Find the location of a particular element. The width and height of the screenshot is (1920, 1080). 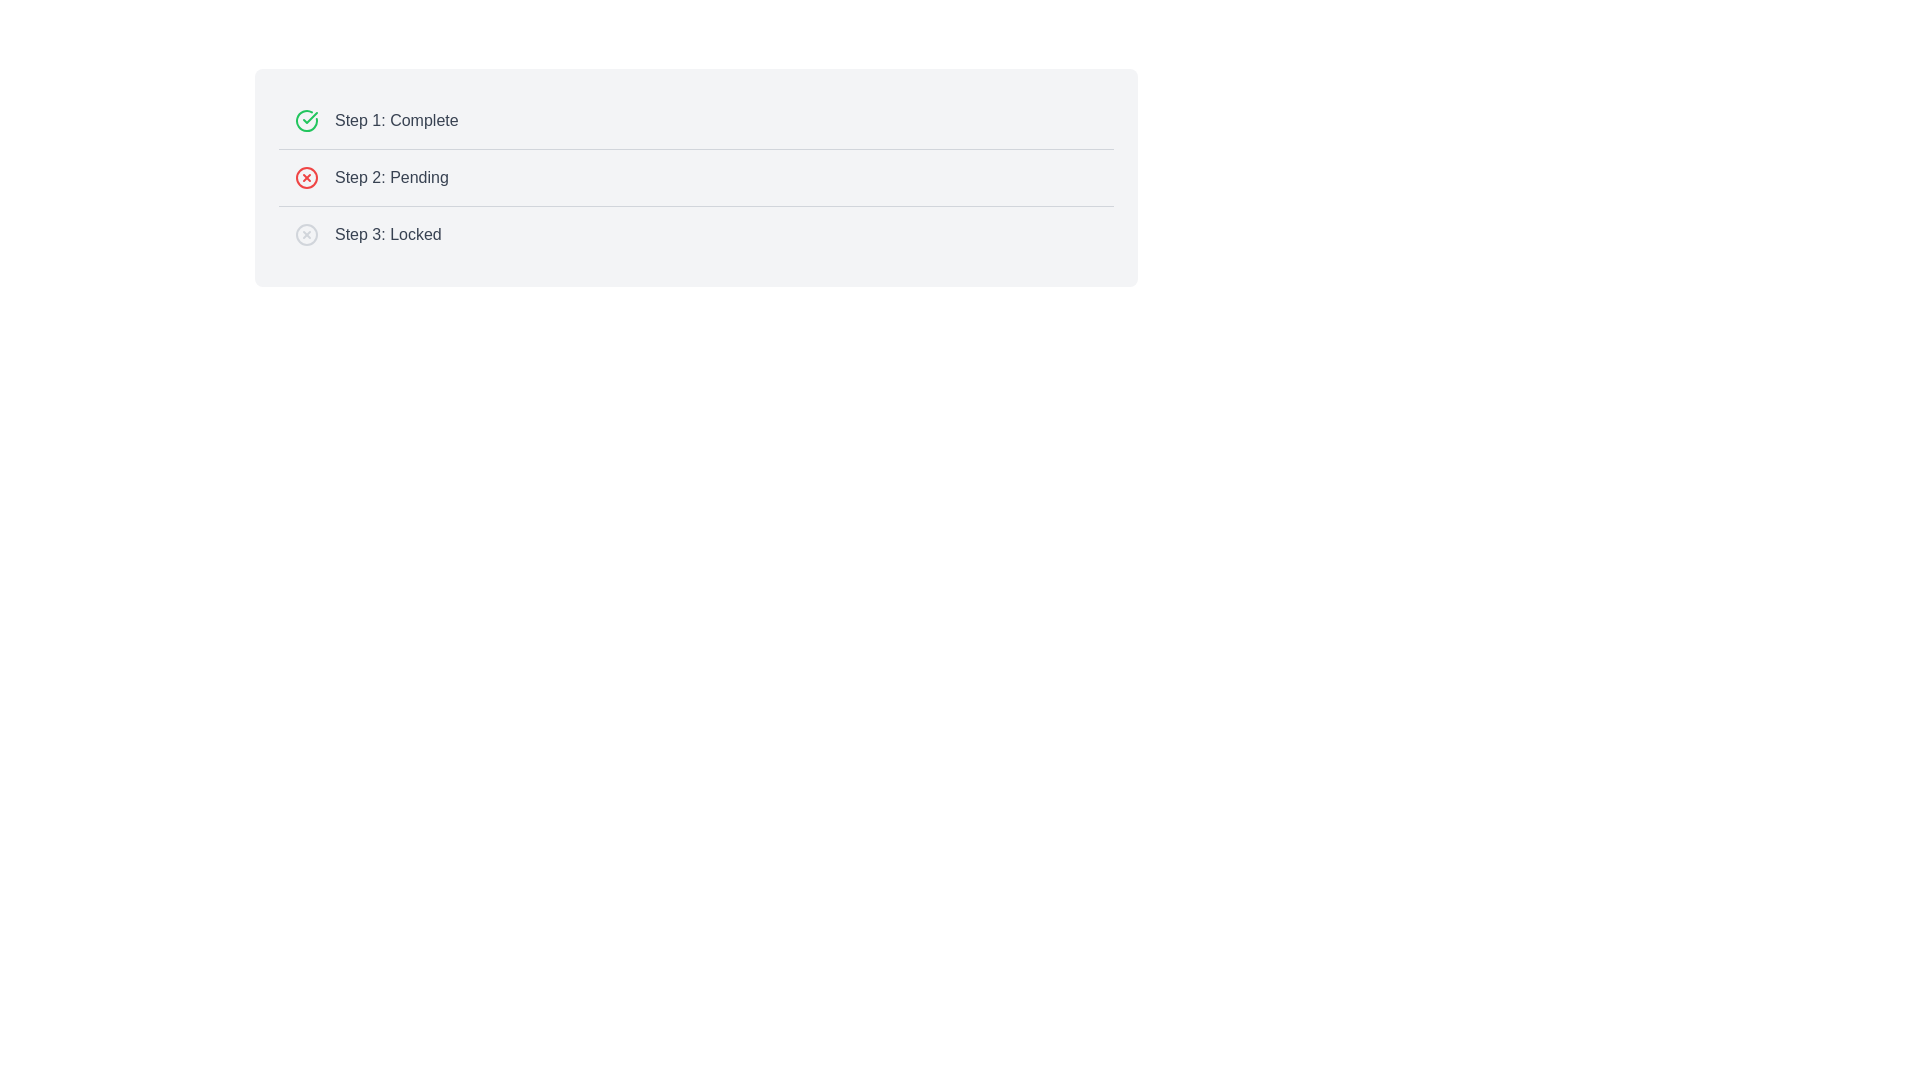

the Status icon that indicates the locked status of Step 3, which is positioned to the left of the text 'Step 3: Locked' is located at coordinates (306, 234).